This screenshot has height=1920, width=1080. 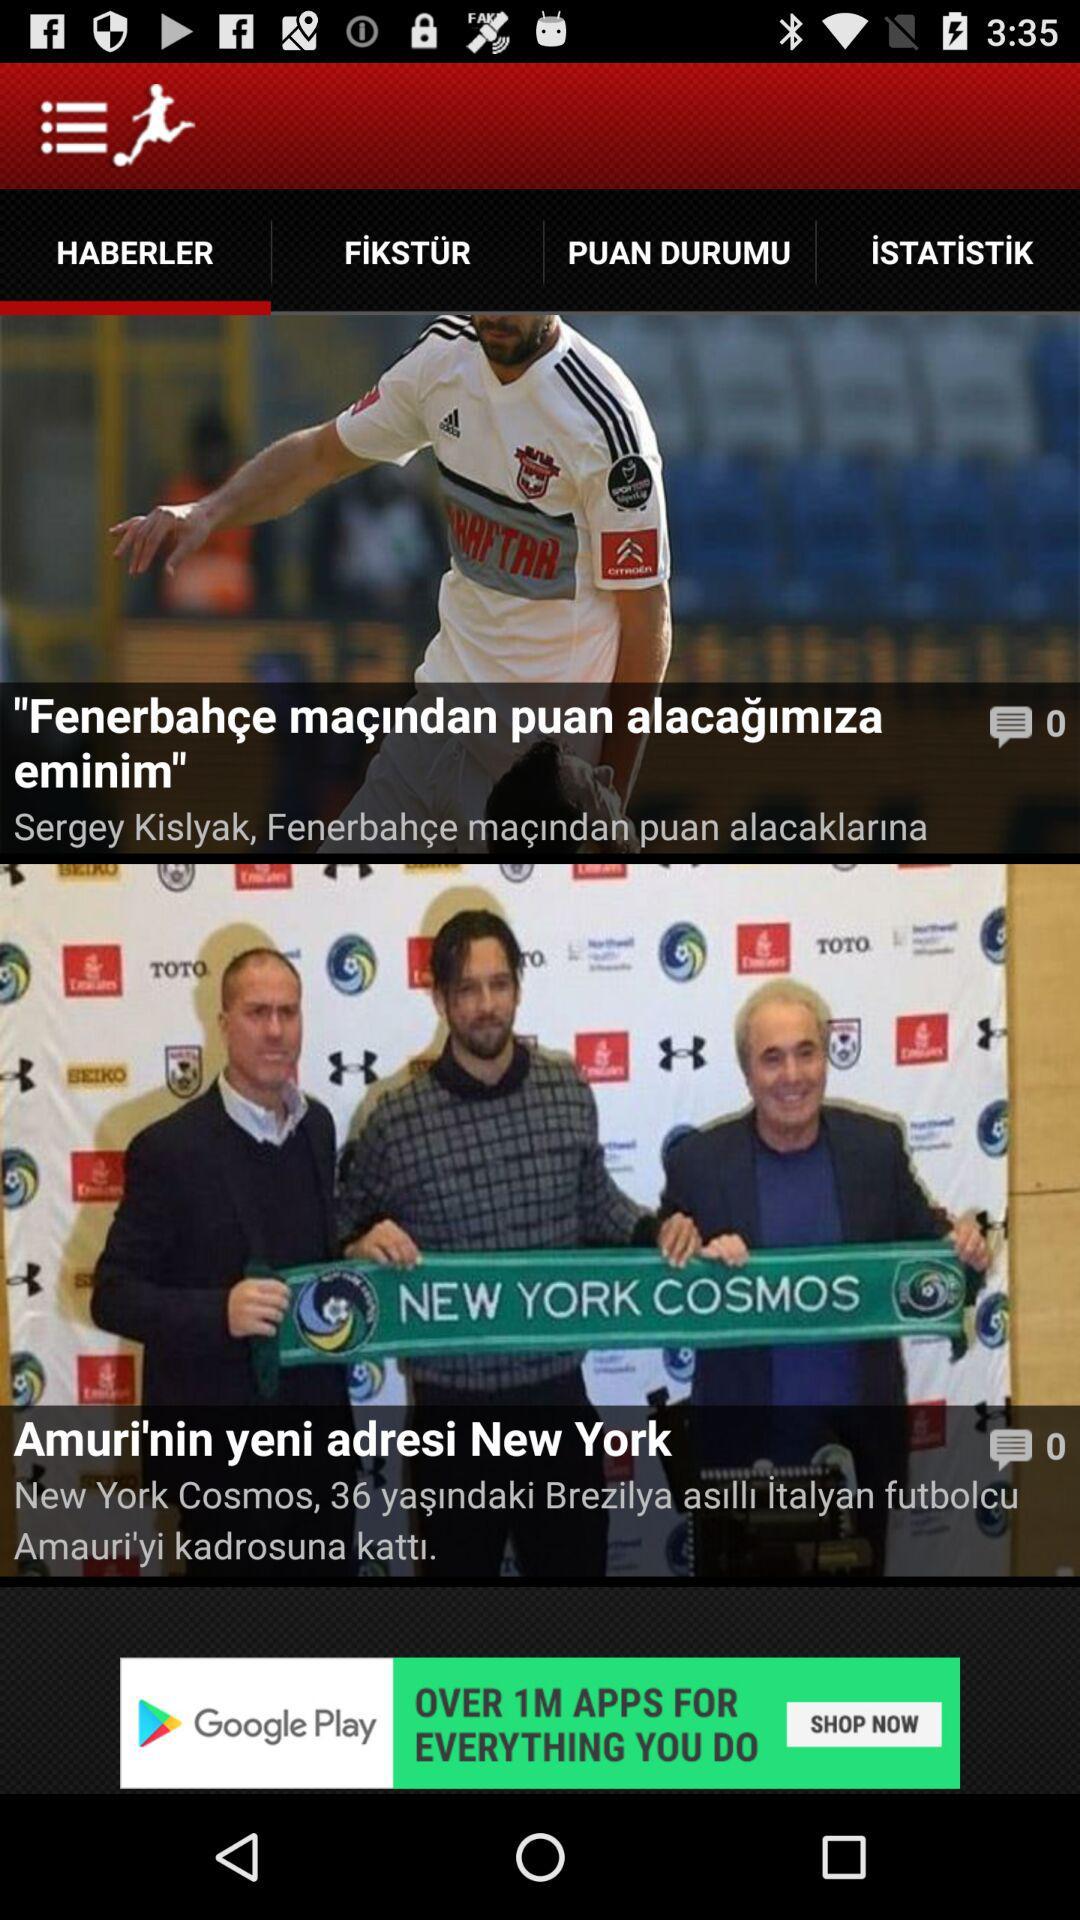 What do you see at coordinates (406, 251) in the screenshot?
I see `the app next to puan durumu item` at bounding box center [406, 251].